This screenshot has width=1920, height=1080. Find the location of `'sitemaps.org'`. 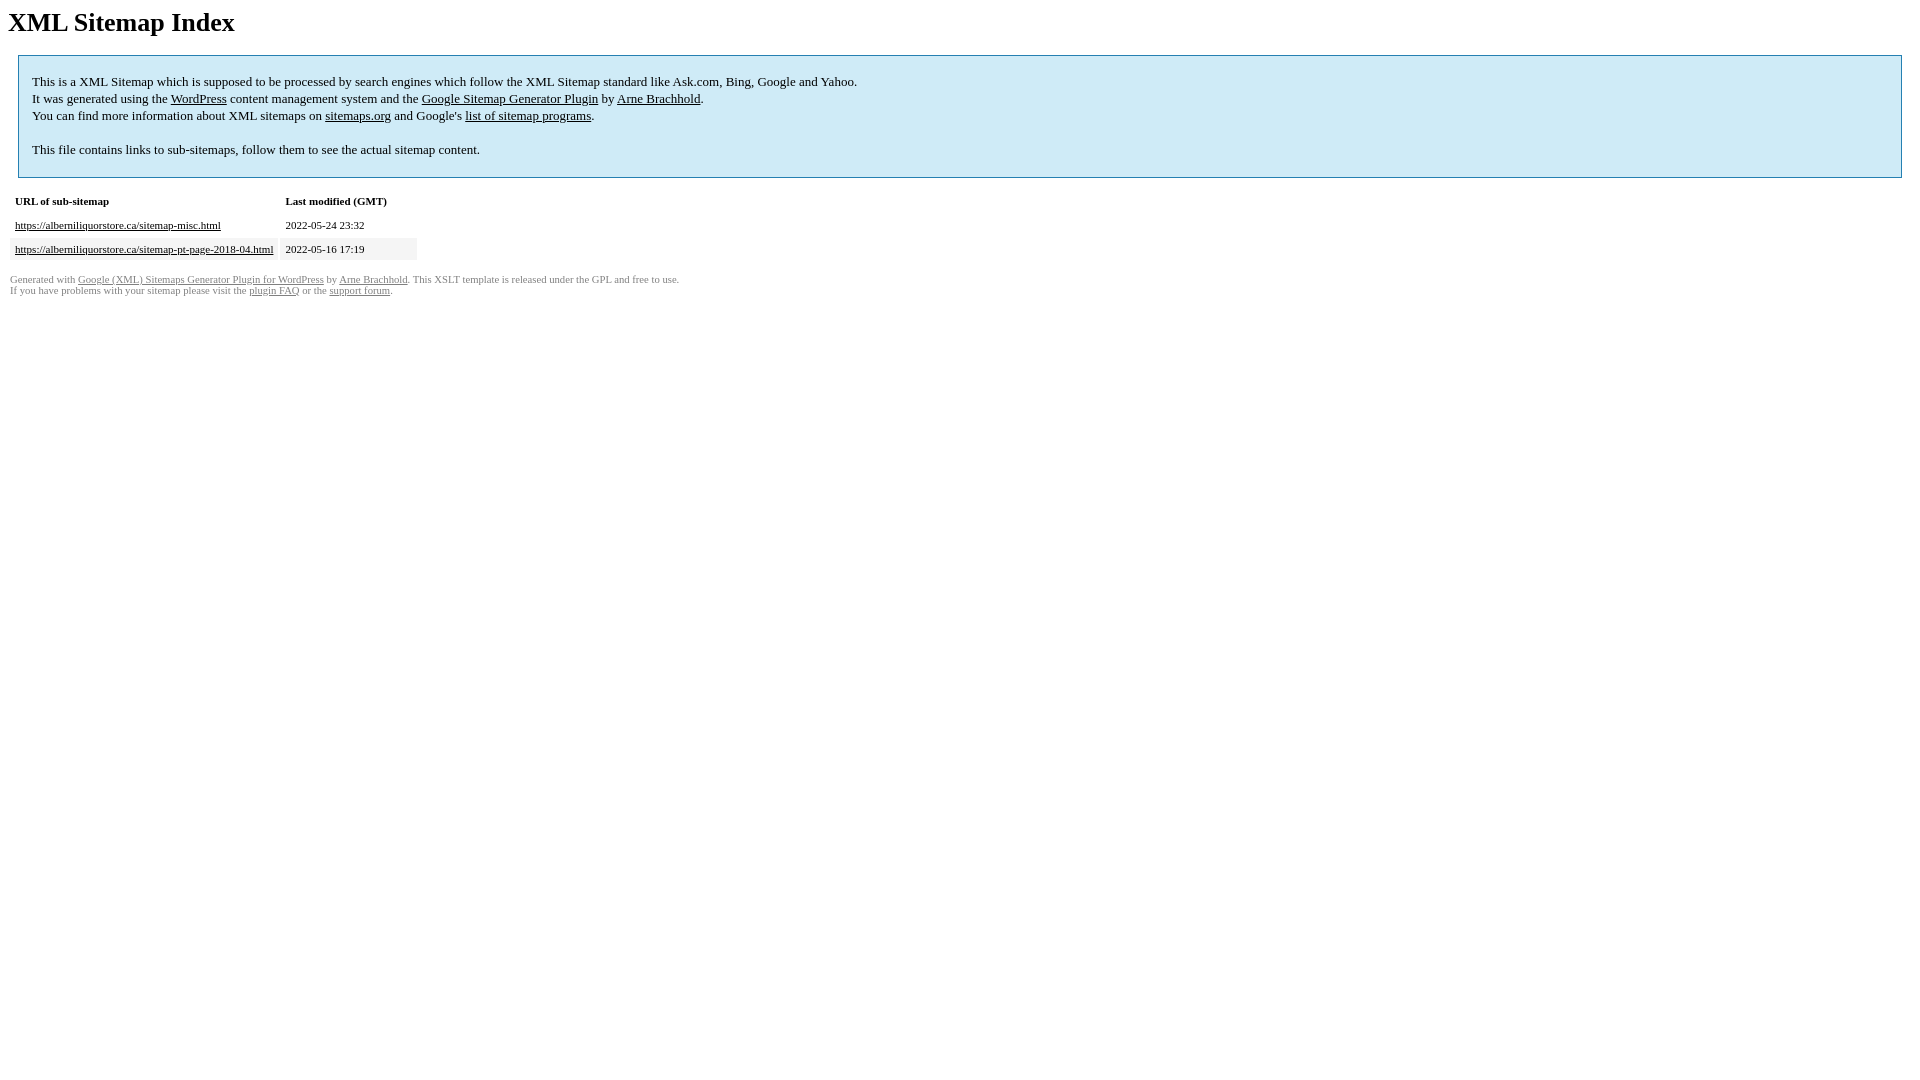

'sitemaps.org' is located at coordinates (325, 115).